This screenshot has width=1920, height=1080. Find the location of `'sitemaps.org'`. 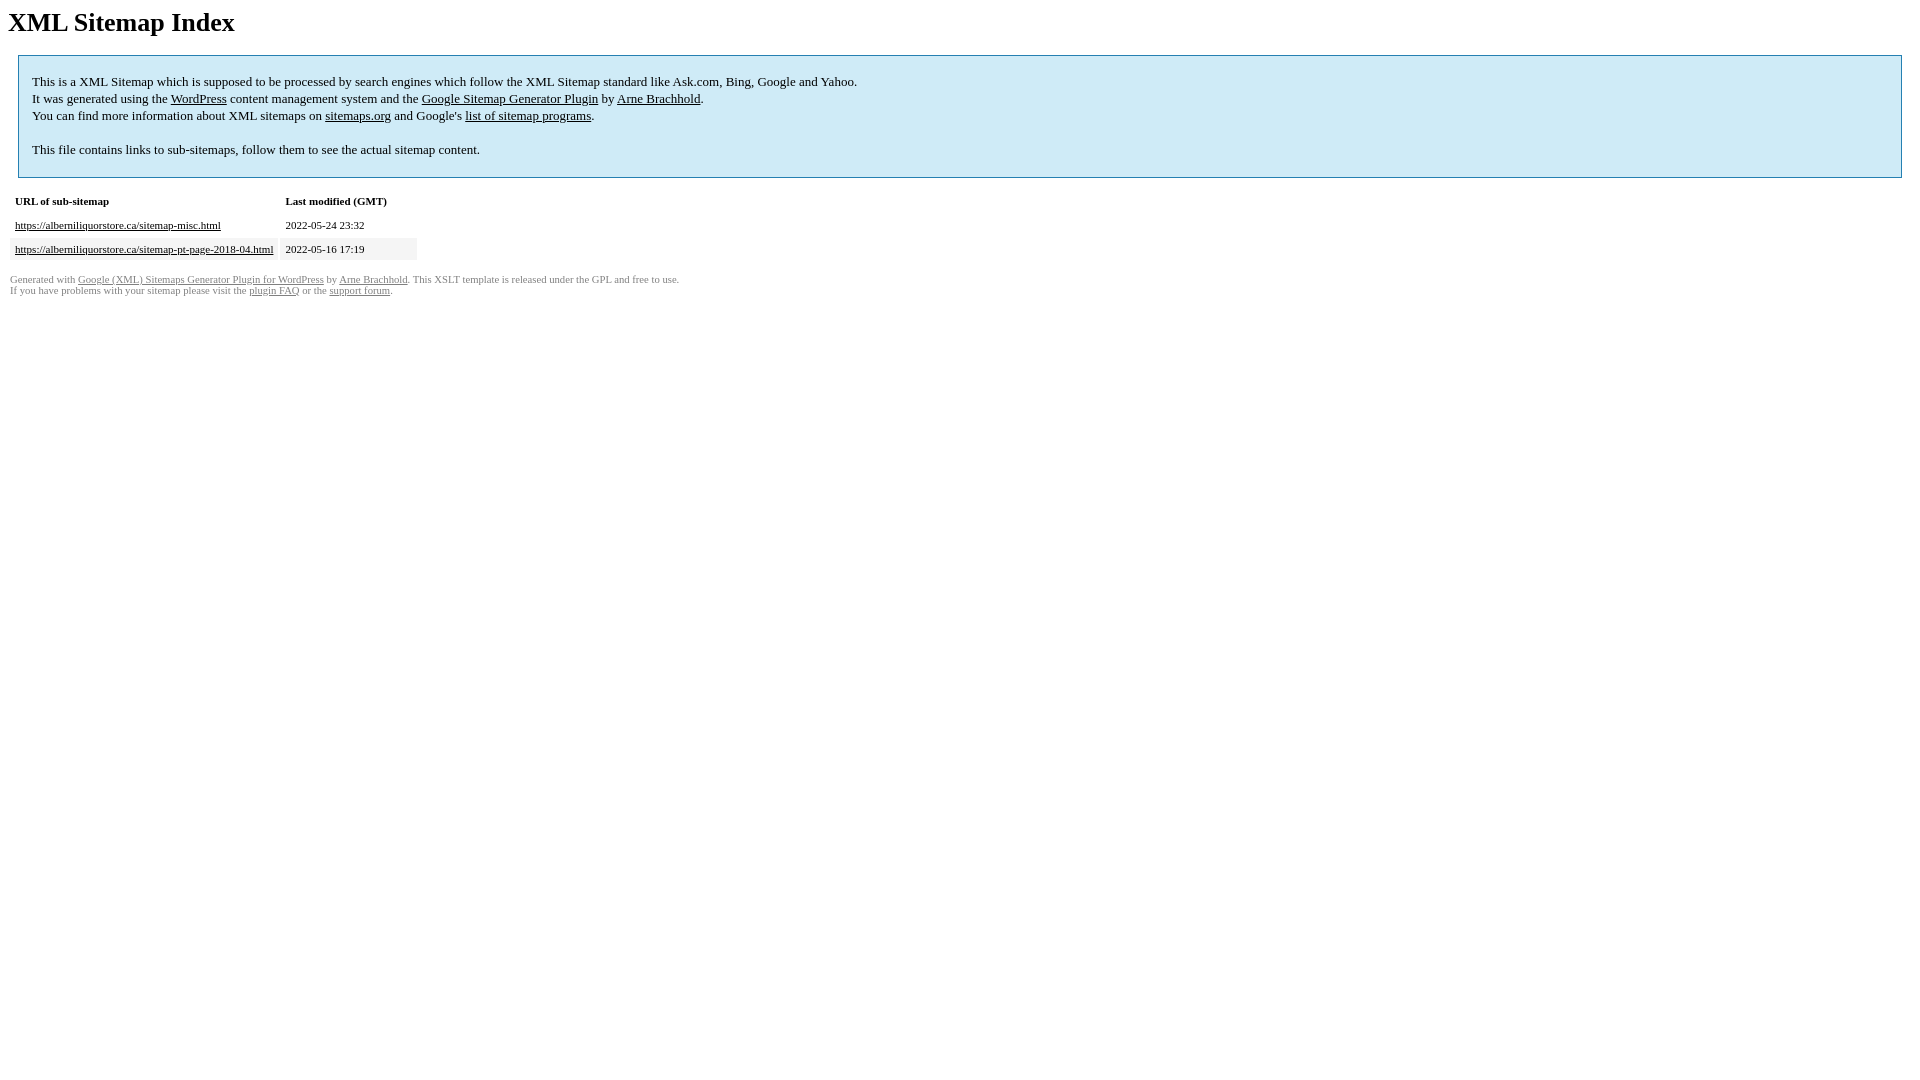

'sitemaps.org' is located at coordinates (325, 115).